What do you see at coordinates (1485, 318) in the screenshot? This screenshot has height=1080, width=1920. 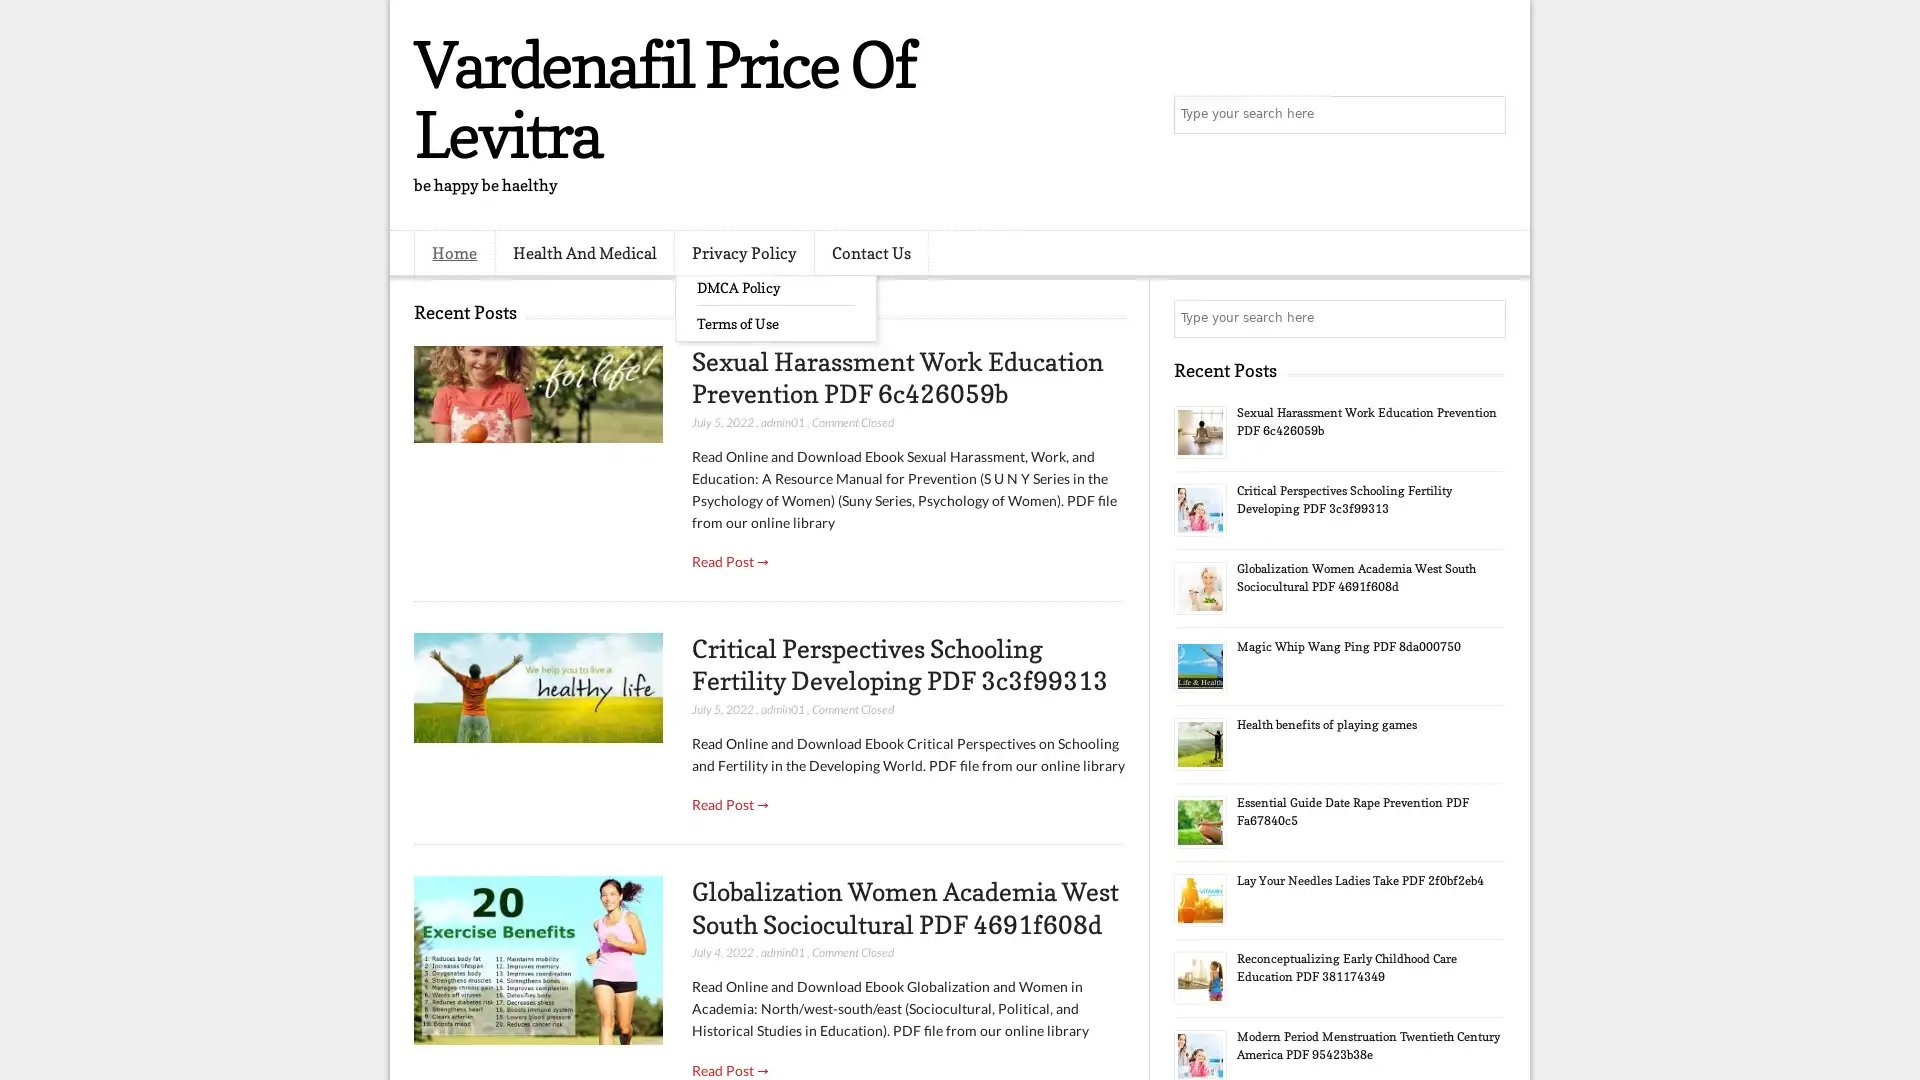 I see `Search` at bounding box center [1485, 318].